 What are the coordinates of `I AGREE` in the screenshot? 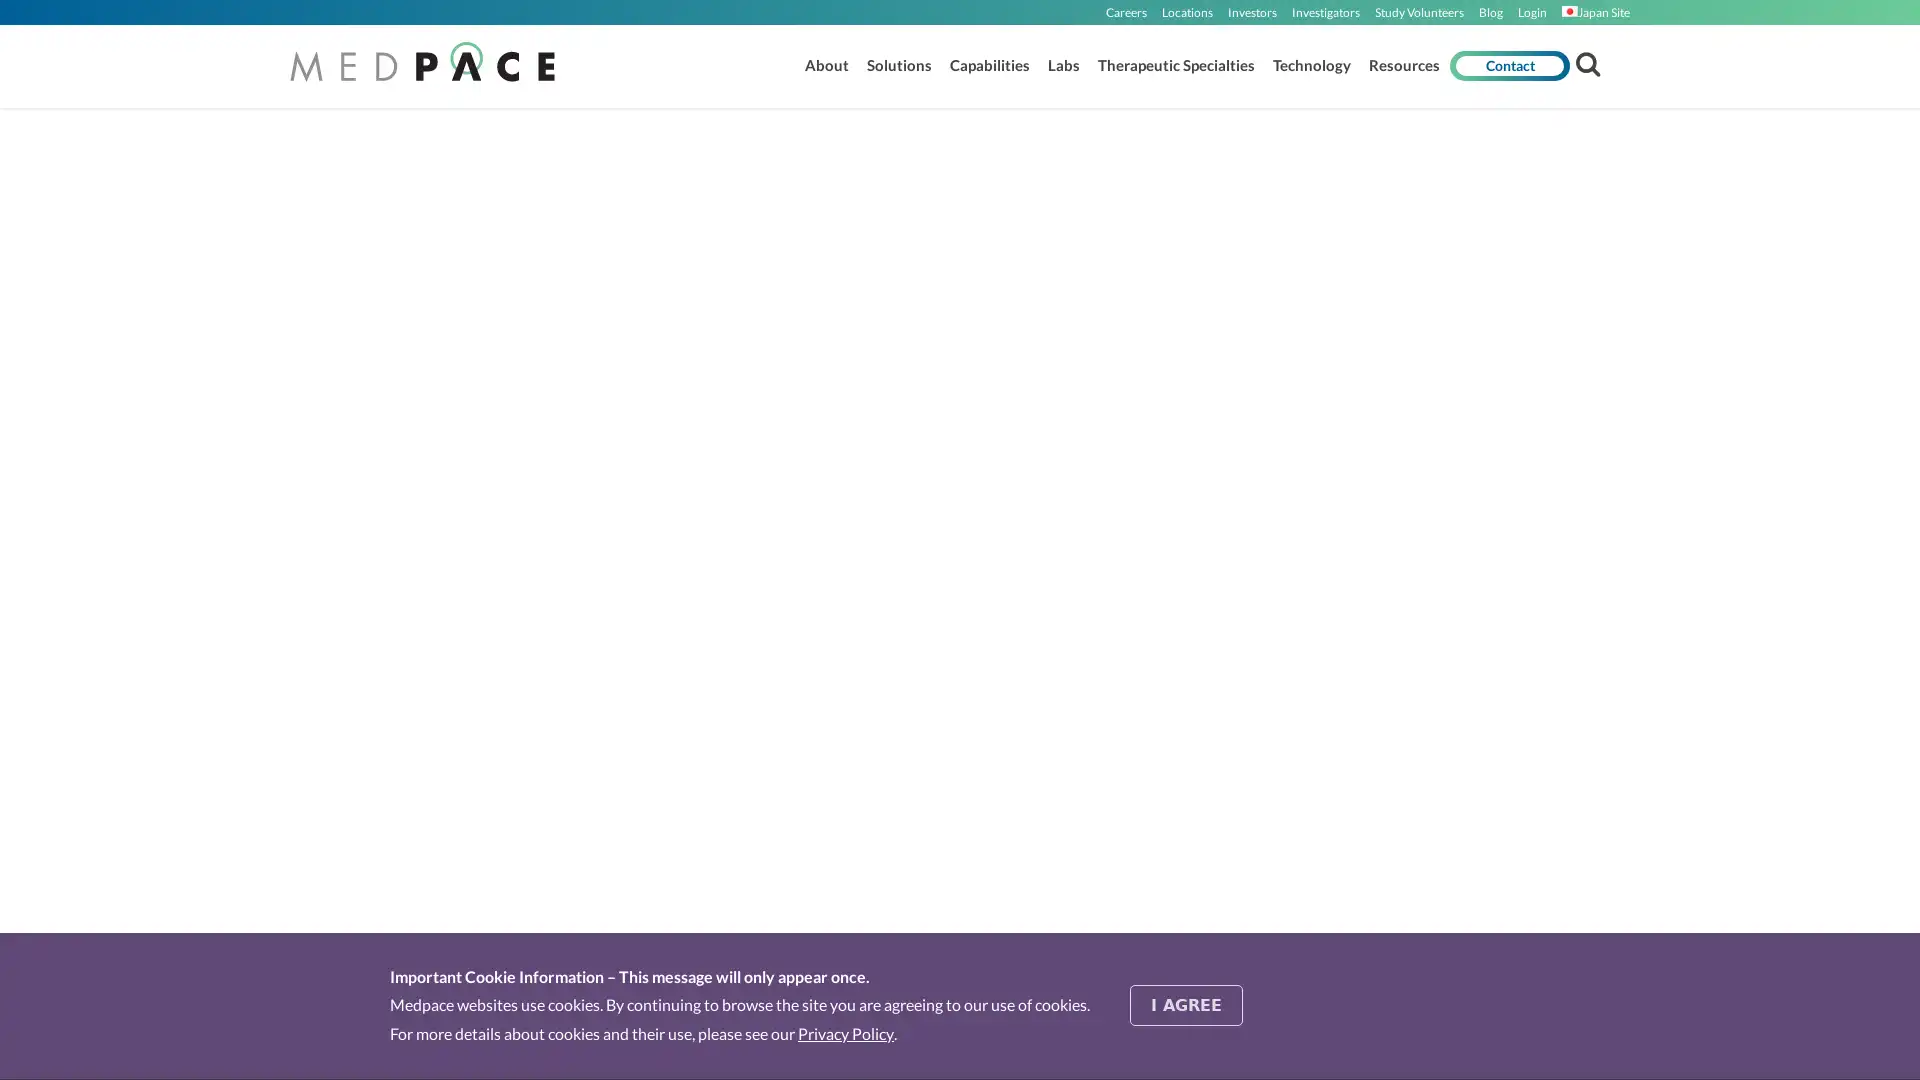 It's located at (1186, 1005).